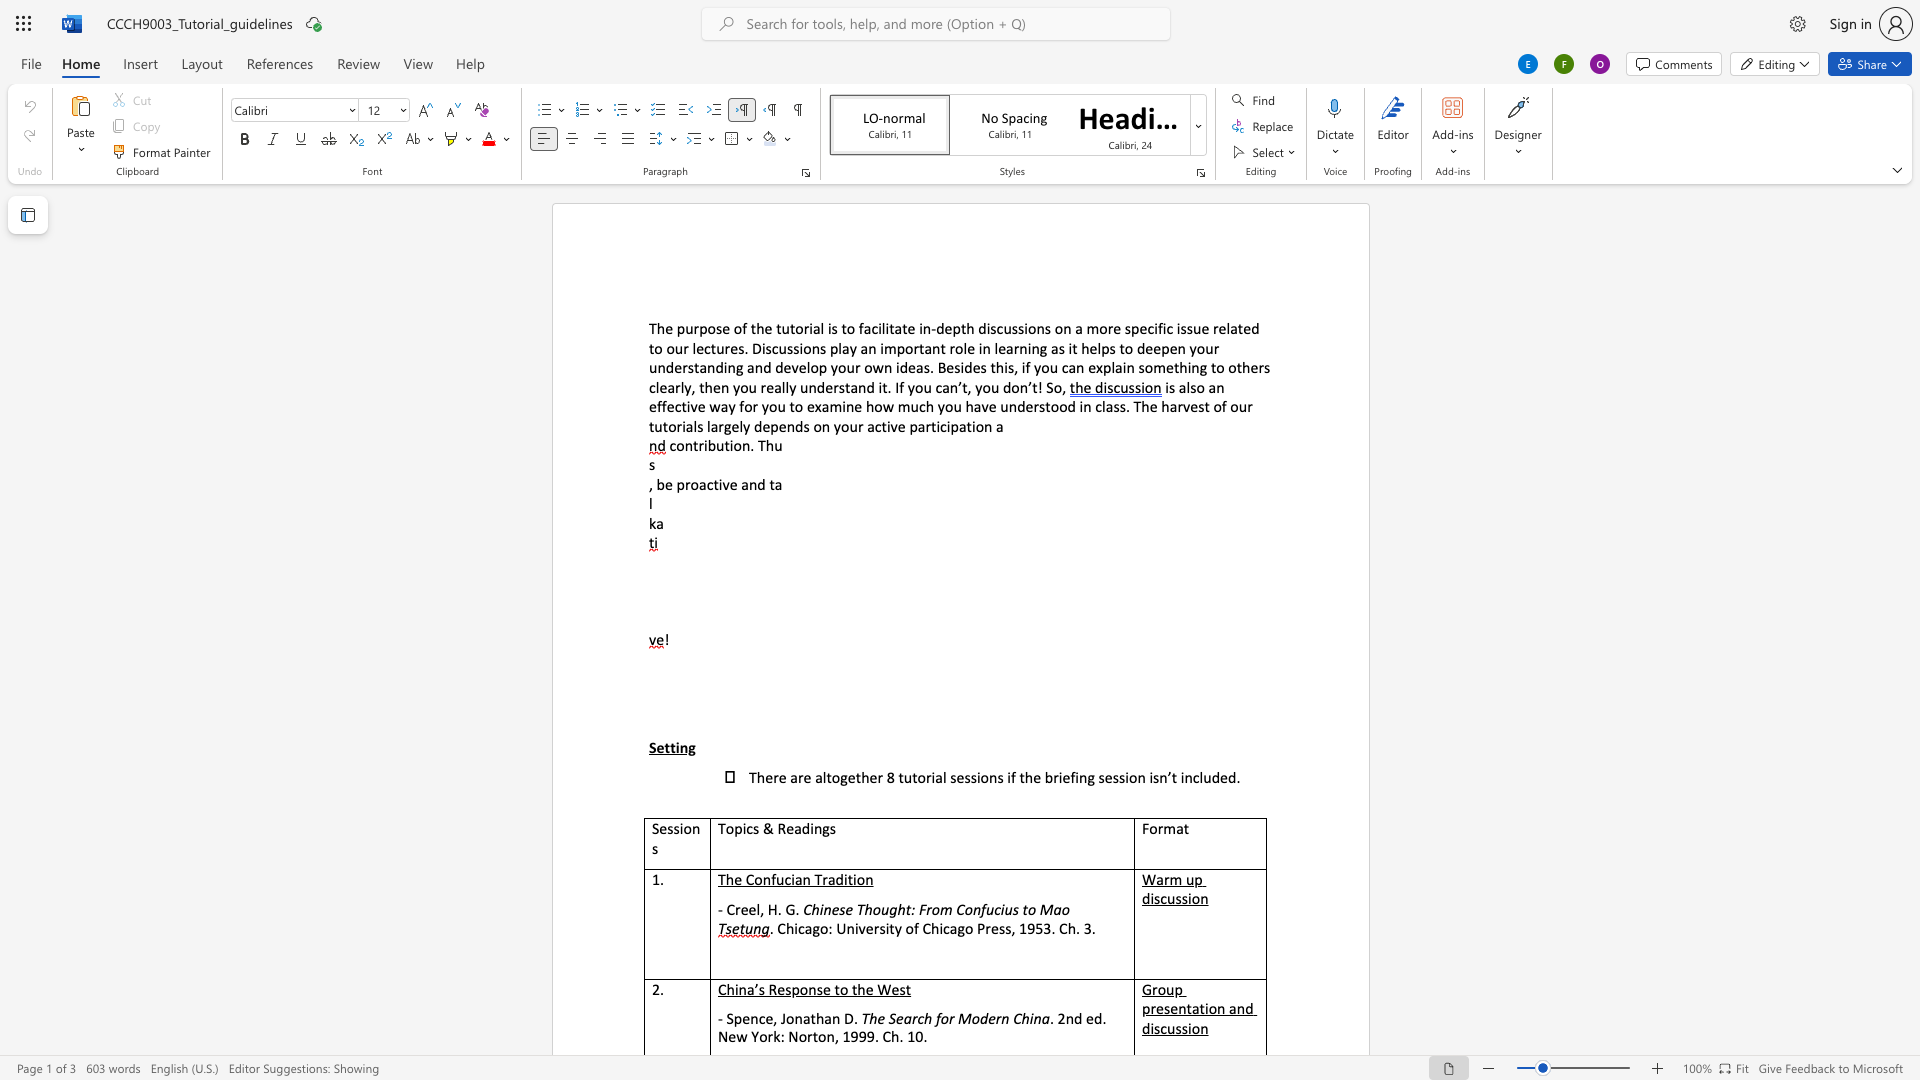 The image size is (1920, 1080). I want to click on the space between the continuous character "r" and "o" in the text, so click(954, 347).